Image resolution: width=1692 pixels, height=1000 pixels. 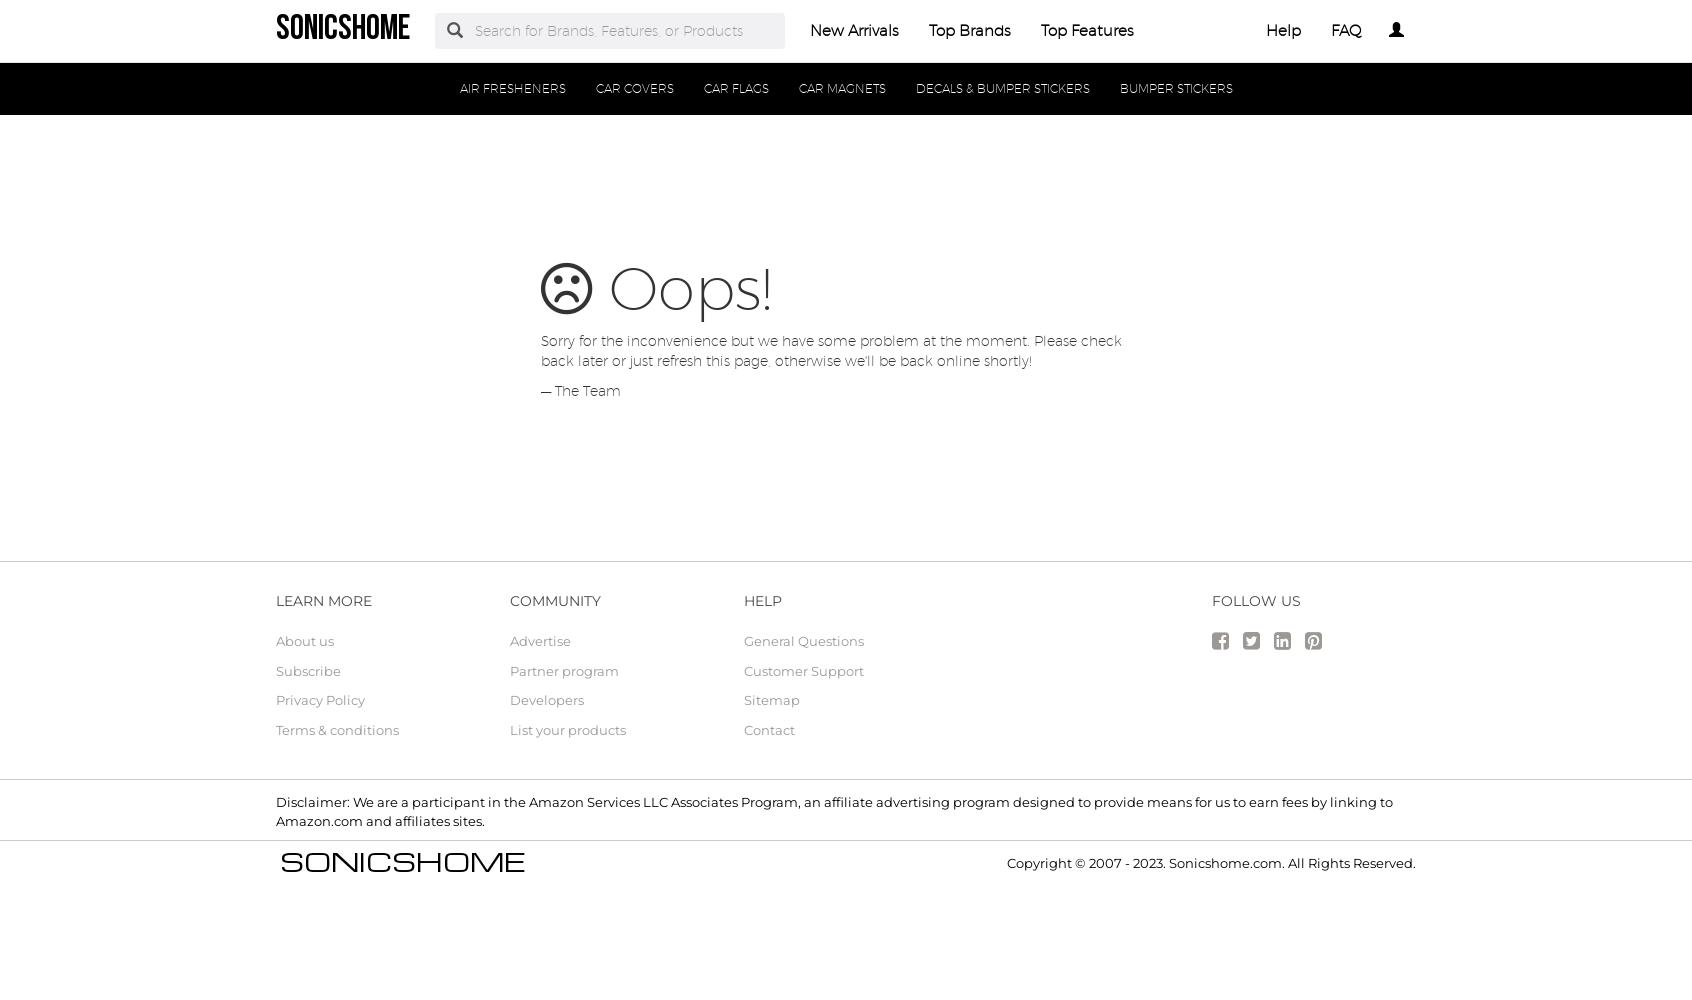 I want to click on 'Disclaimer: We are a participant in the Amazon Services LLC Associates Program, an affiliate advertising program designed to provide means for us to earn fees by linking to Amazon.com and affiliates sites.', so click(x=834, y=811).